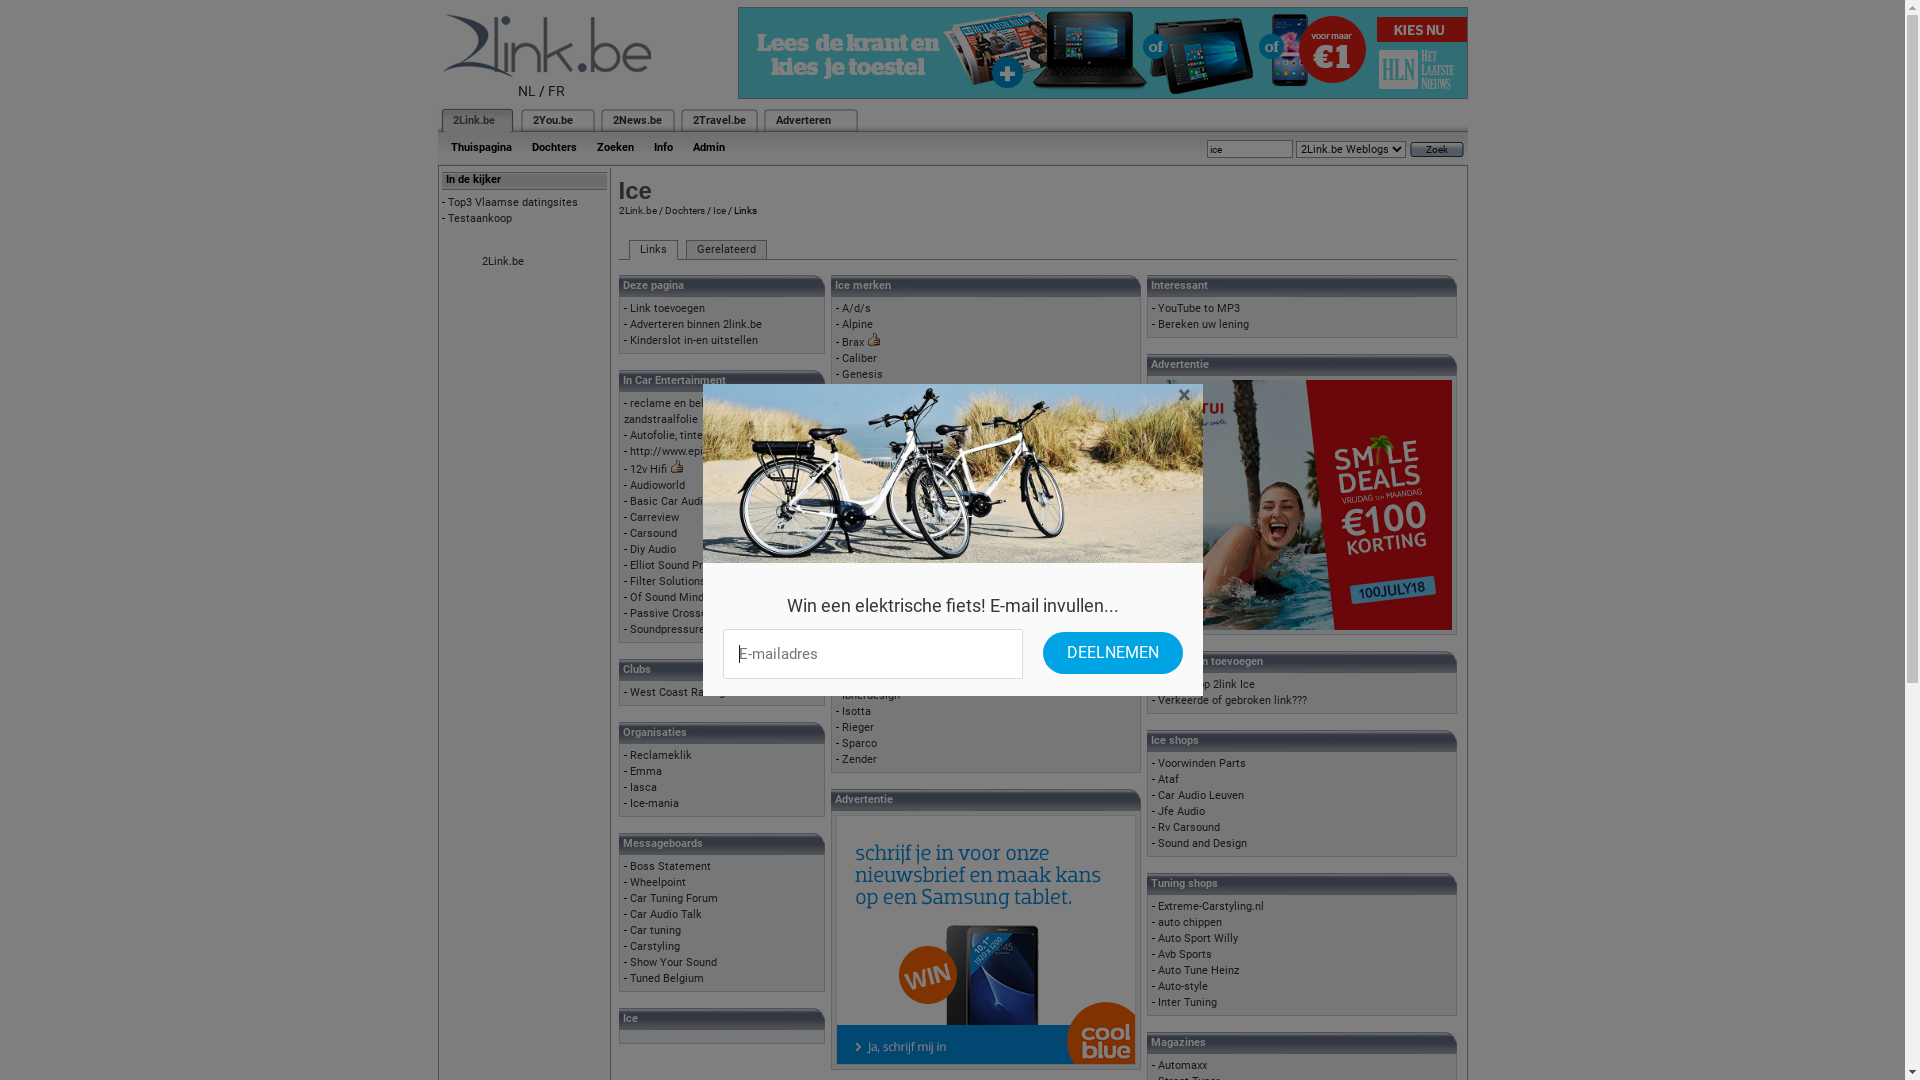 The image size is (1920, 1080). Describe the element at coordinates (683, 565) in the screenshot. I see `'Elliot Sound Products'` at that location.